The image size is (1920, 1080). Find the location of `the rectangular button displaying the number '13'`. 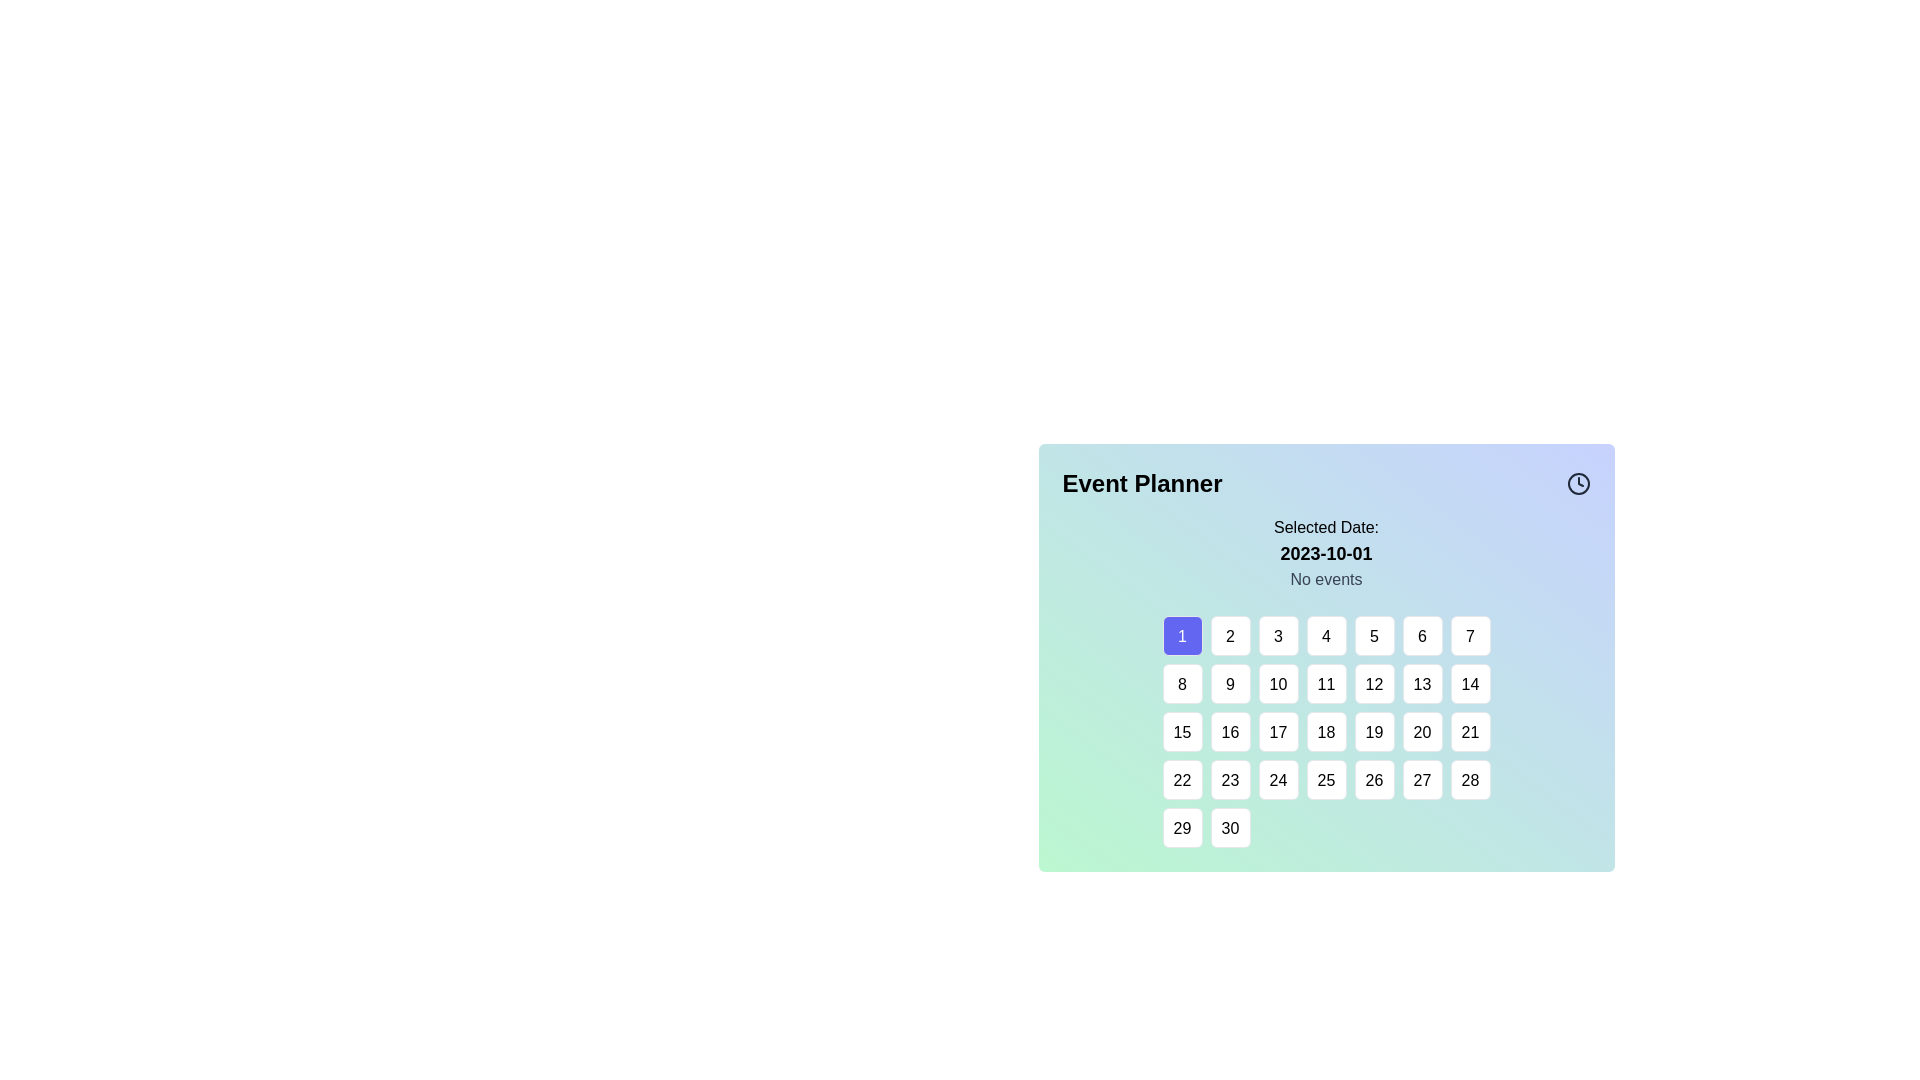

the rectangular button displaying the number '13' is located at coordinates (1421, 682).